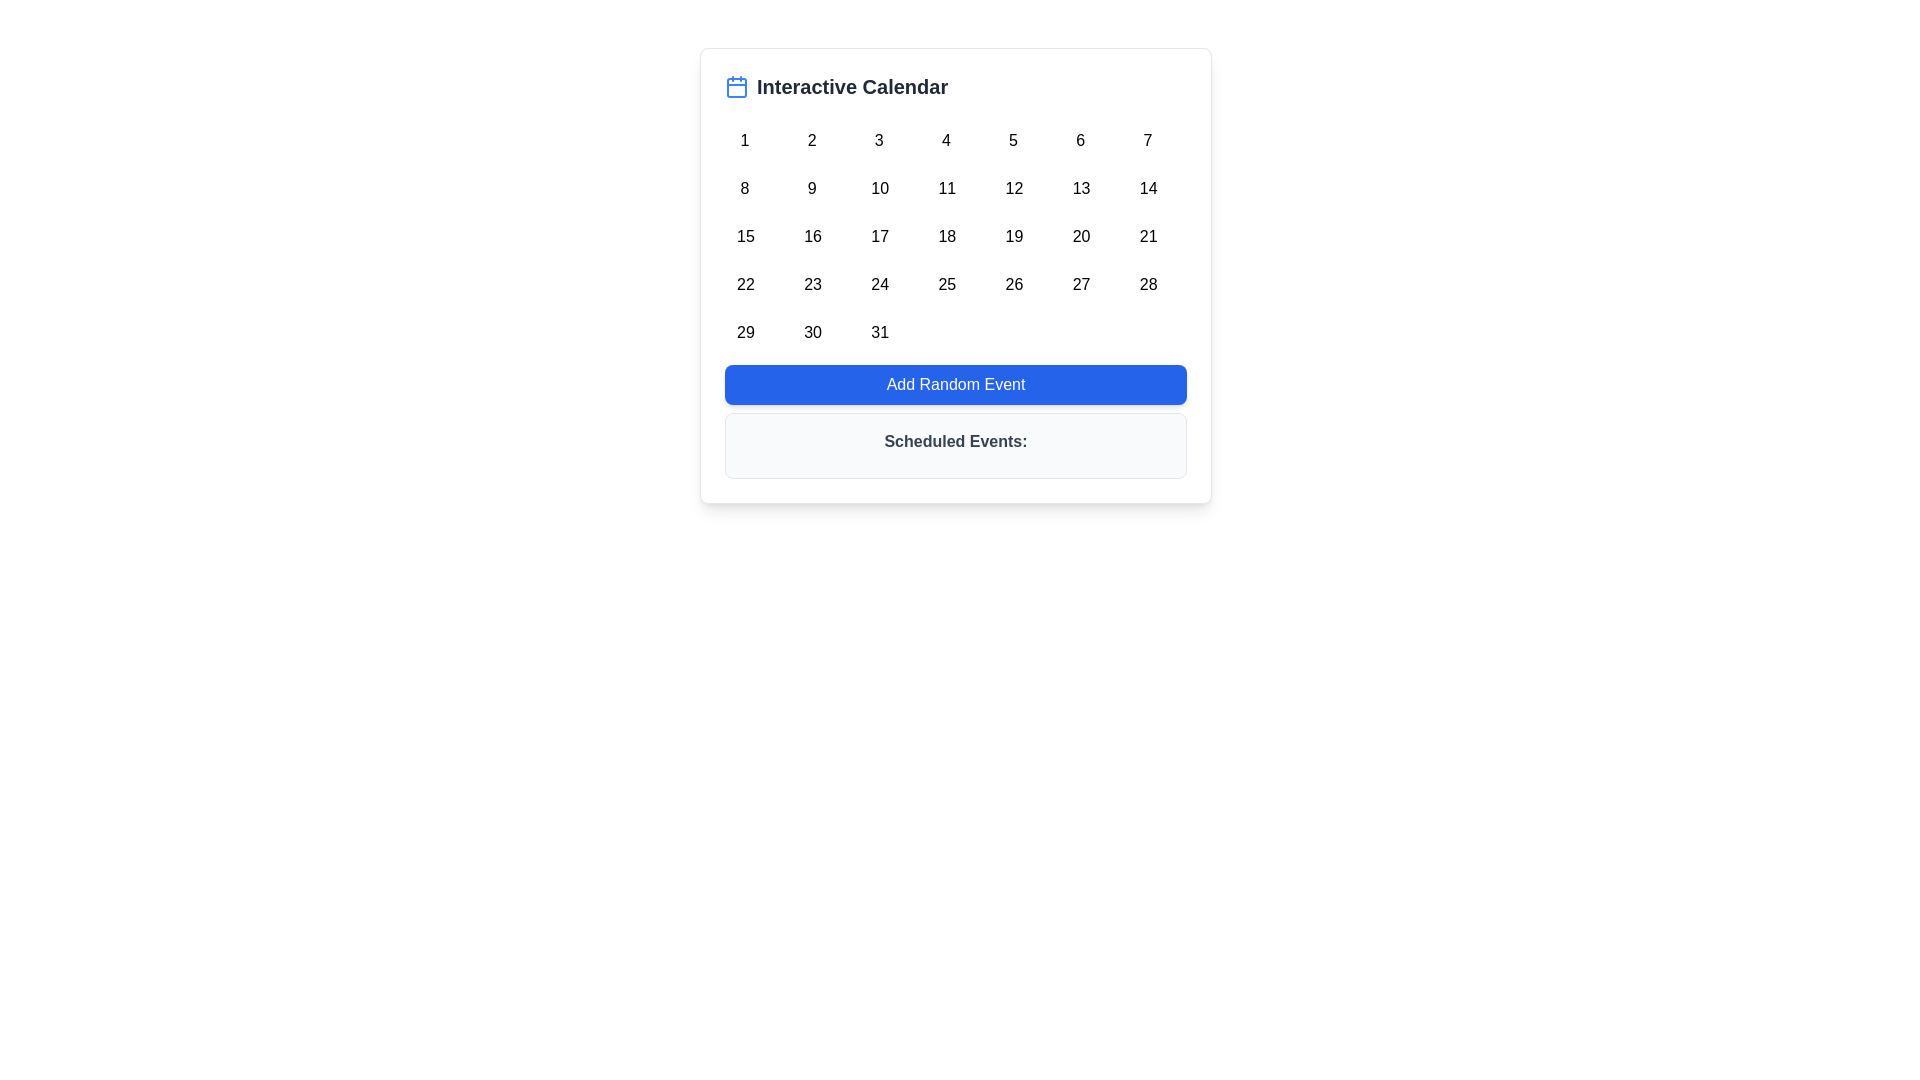 The width and height of the screenshot is (1920, 1080). Describe the element at coordinates (1013, 136) in the screenshot. I see `the button representing the 5th day of the calendar` at that location.